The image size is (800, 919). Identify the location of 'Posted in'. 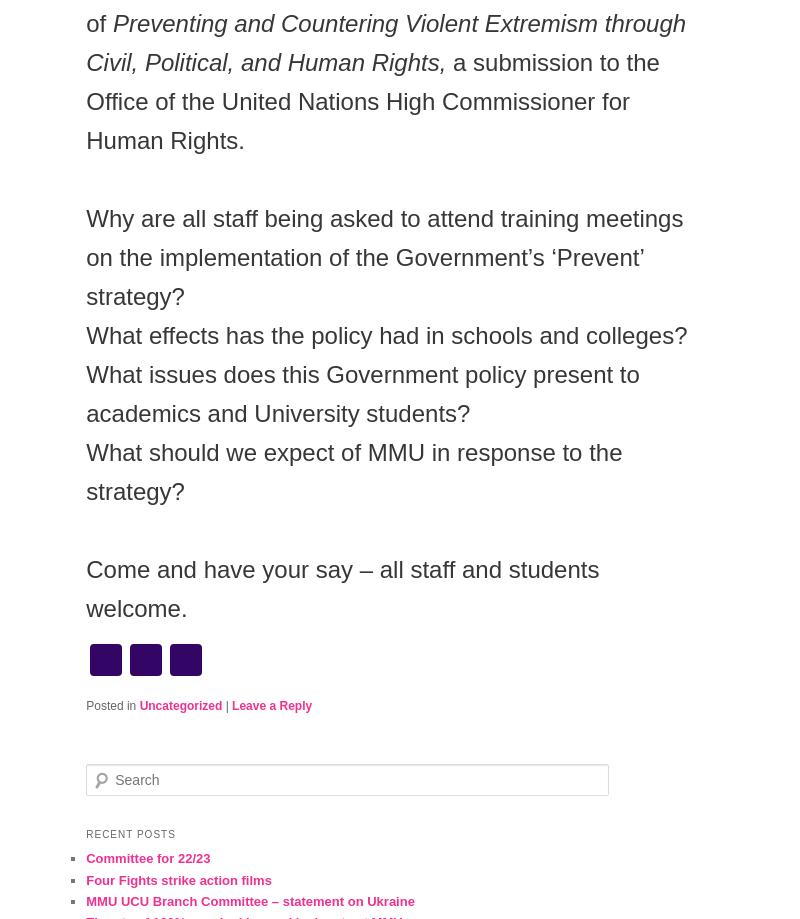
(110, 704).